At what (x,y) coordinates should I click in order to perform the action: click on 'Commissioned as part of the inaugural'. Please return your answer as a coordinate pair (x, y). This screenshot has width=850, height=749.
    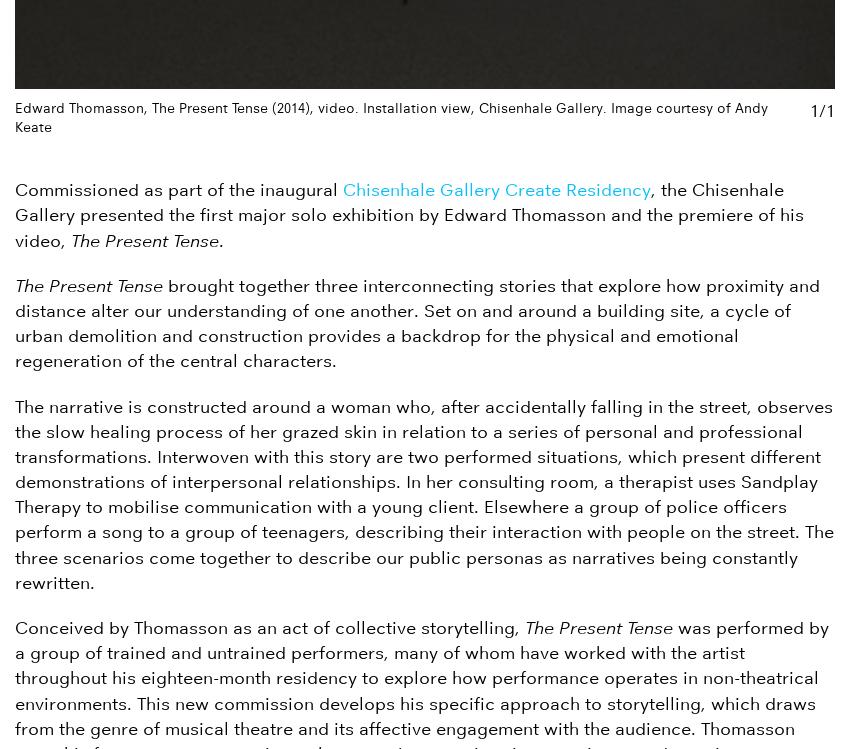
    Looking at the image, I should click on (178, 189).